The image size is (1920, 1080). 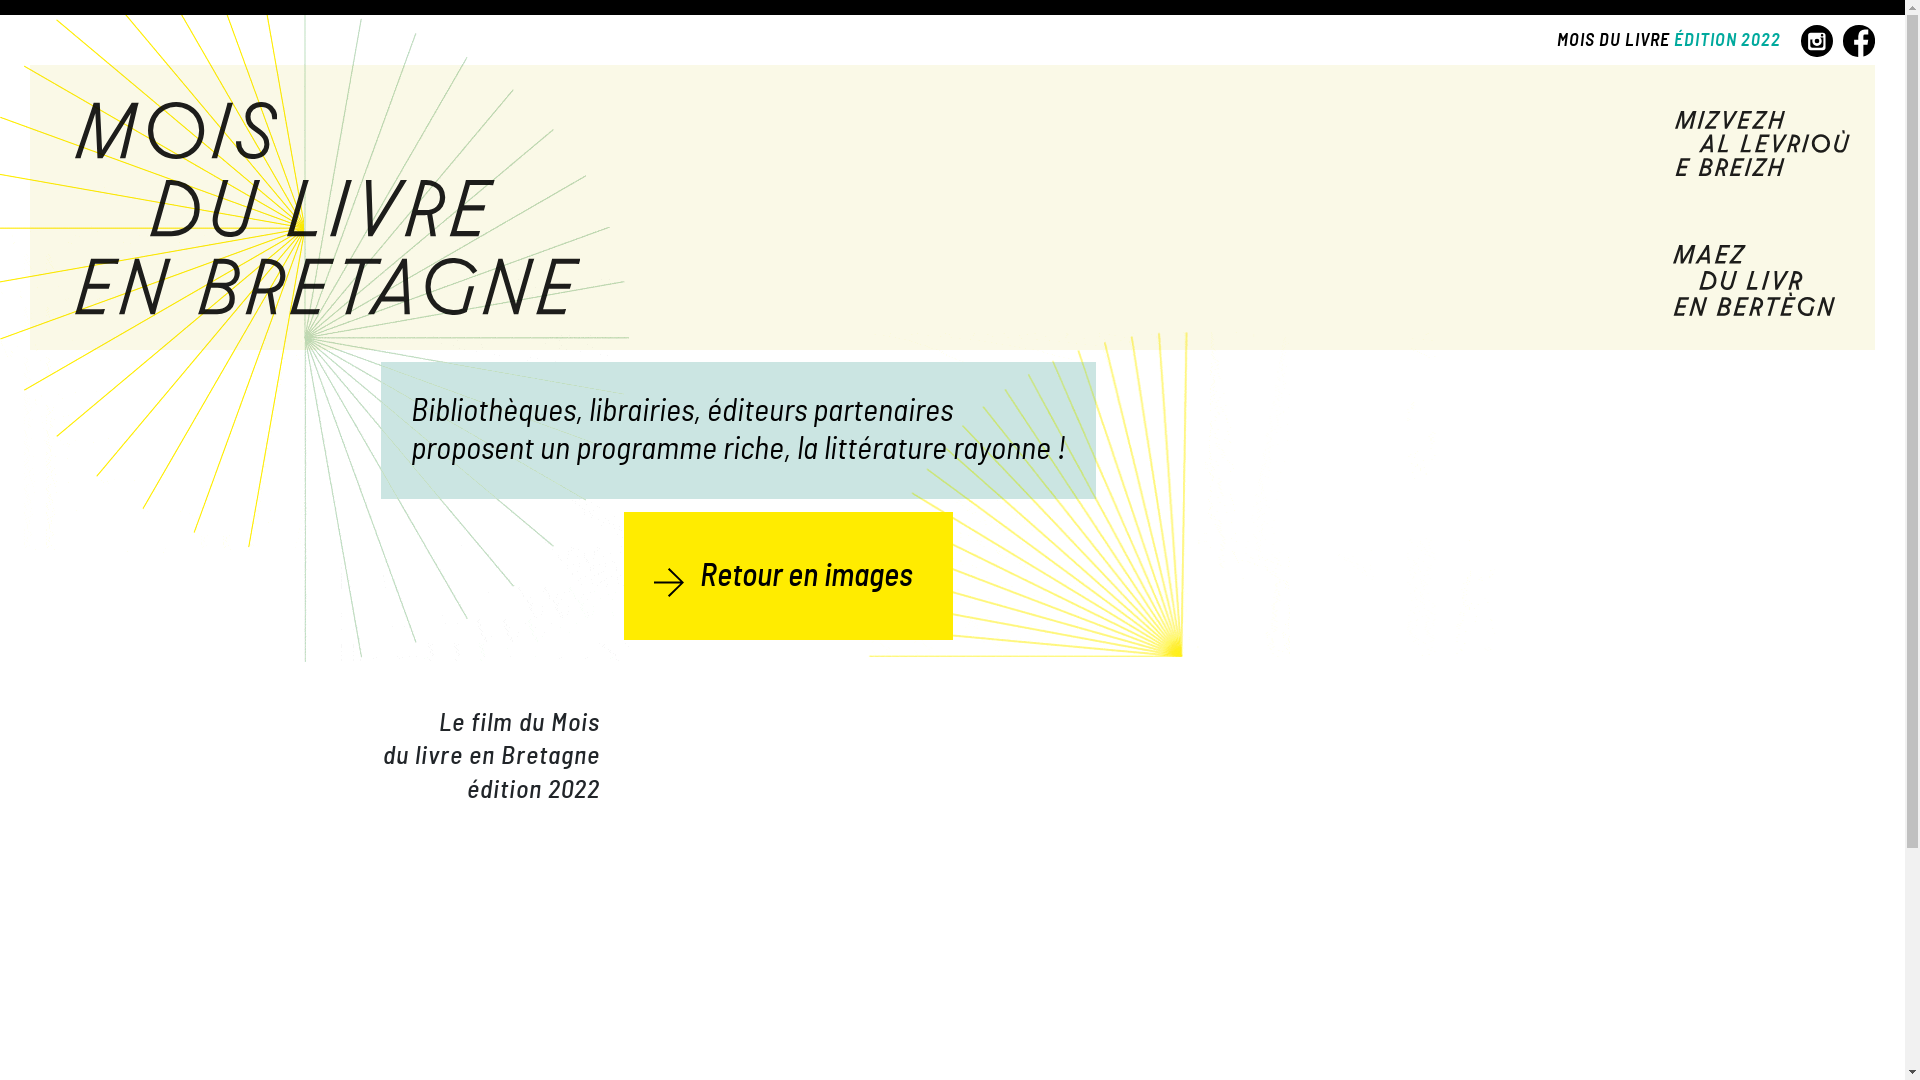 What do you see at coordinates (1555, 41) in the screenshot?
I see `'MOIS DU LIVRE'` at bounding box center [1555, 41].